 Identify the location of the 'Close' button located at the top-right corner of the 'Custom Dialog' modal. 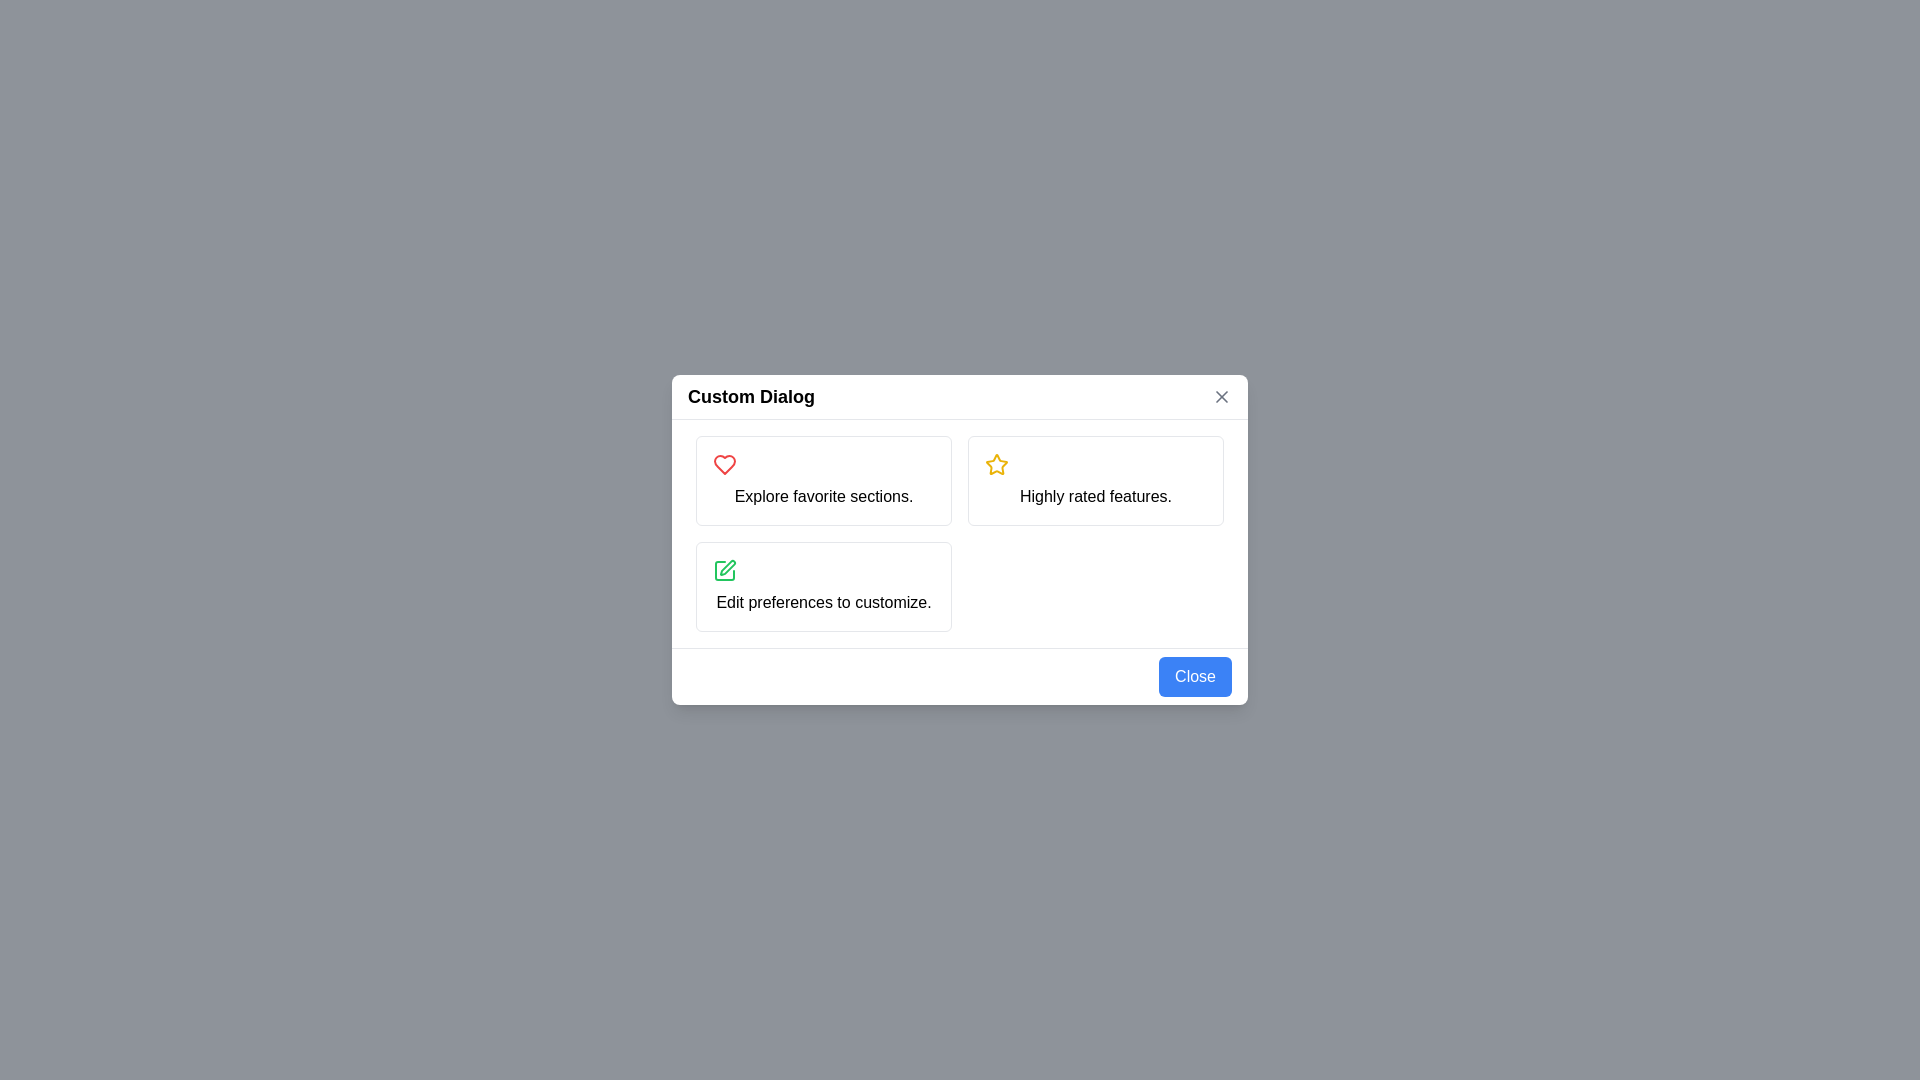
(1221, 397).